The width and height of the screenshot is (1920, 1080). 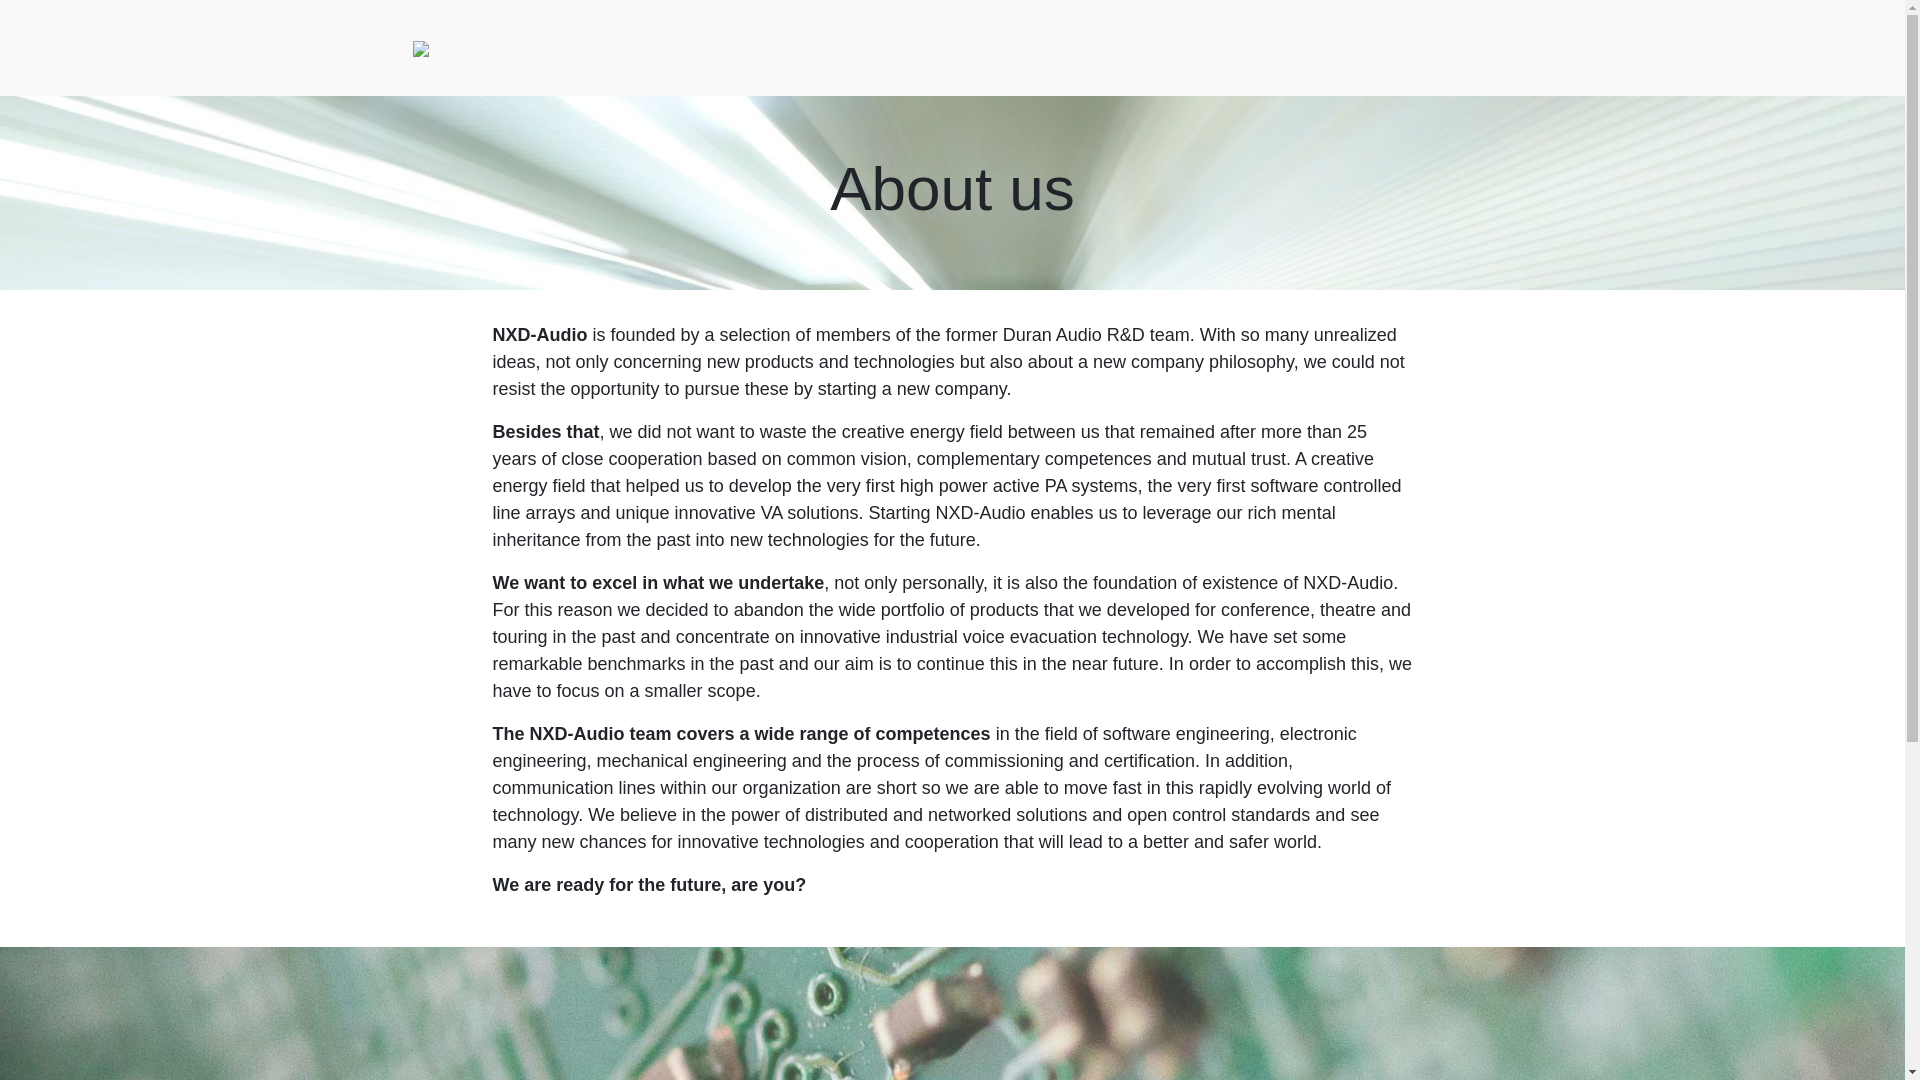 I want to click on 'NXD-Audio', so click(x=419, y=46).